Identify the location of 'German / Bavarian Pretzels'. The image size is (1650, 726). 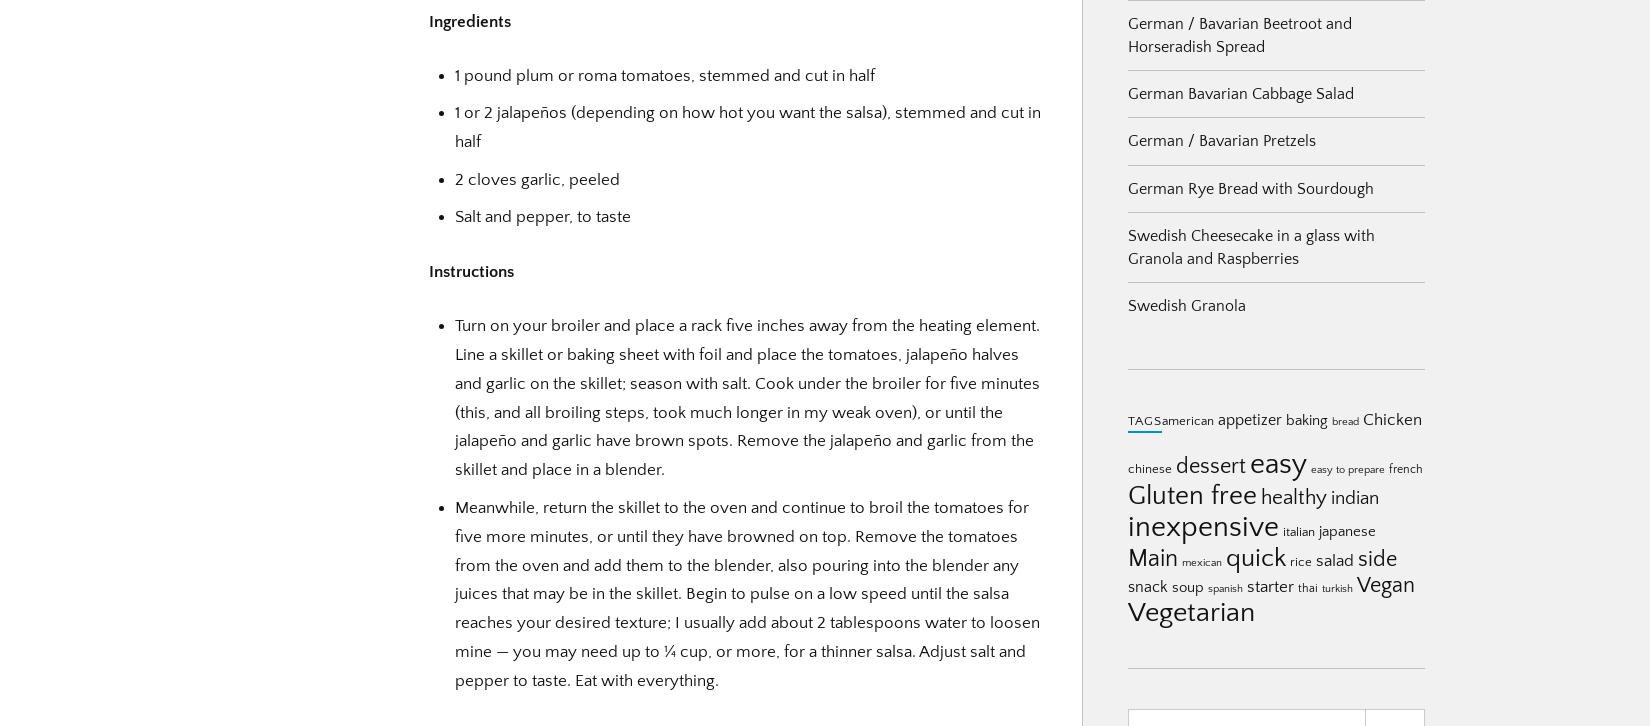
(1221, 140).